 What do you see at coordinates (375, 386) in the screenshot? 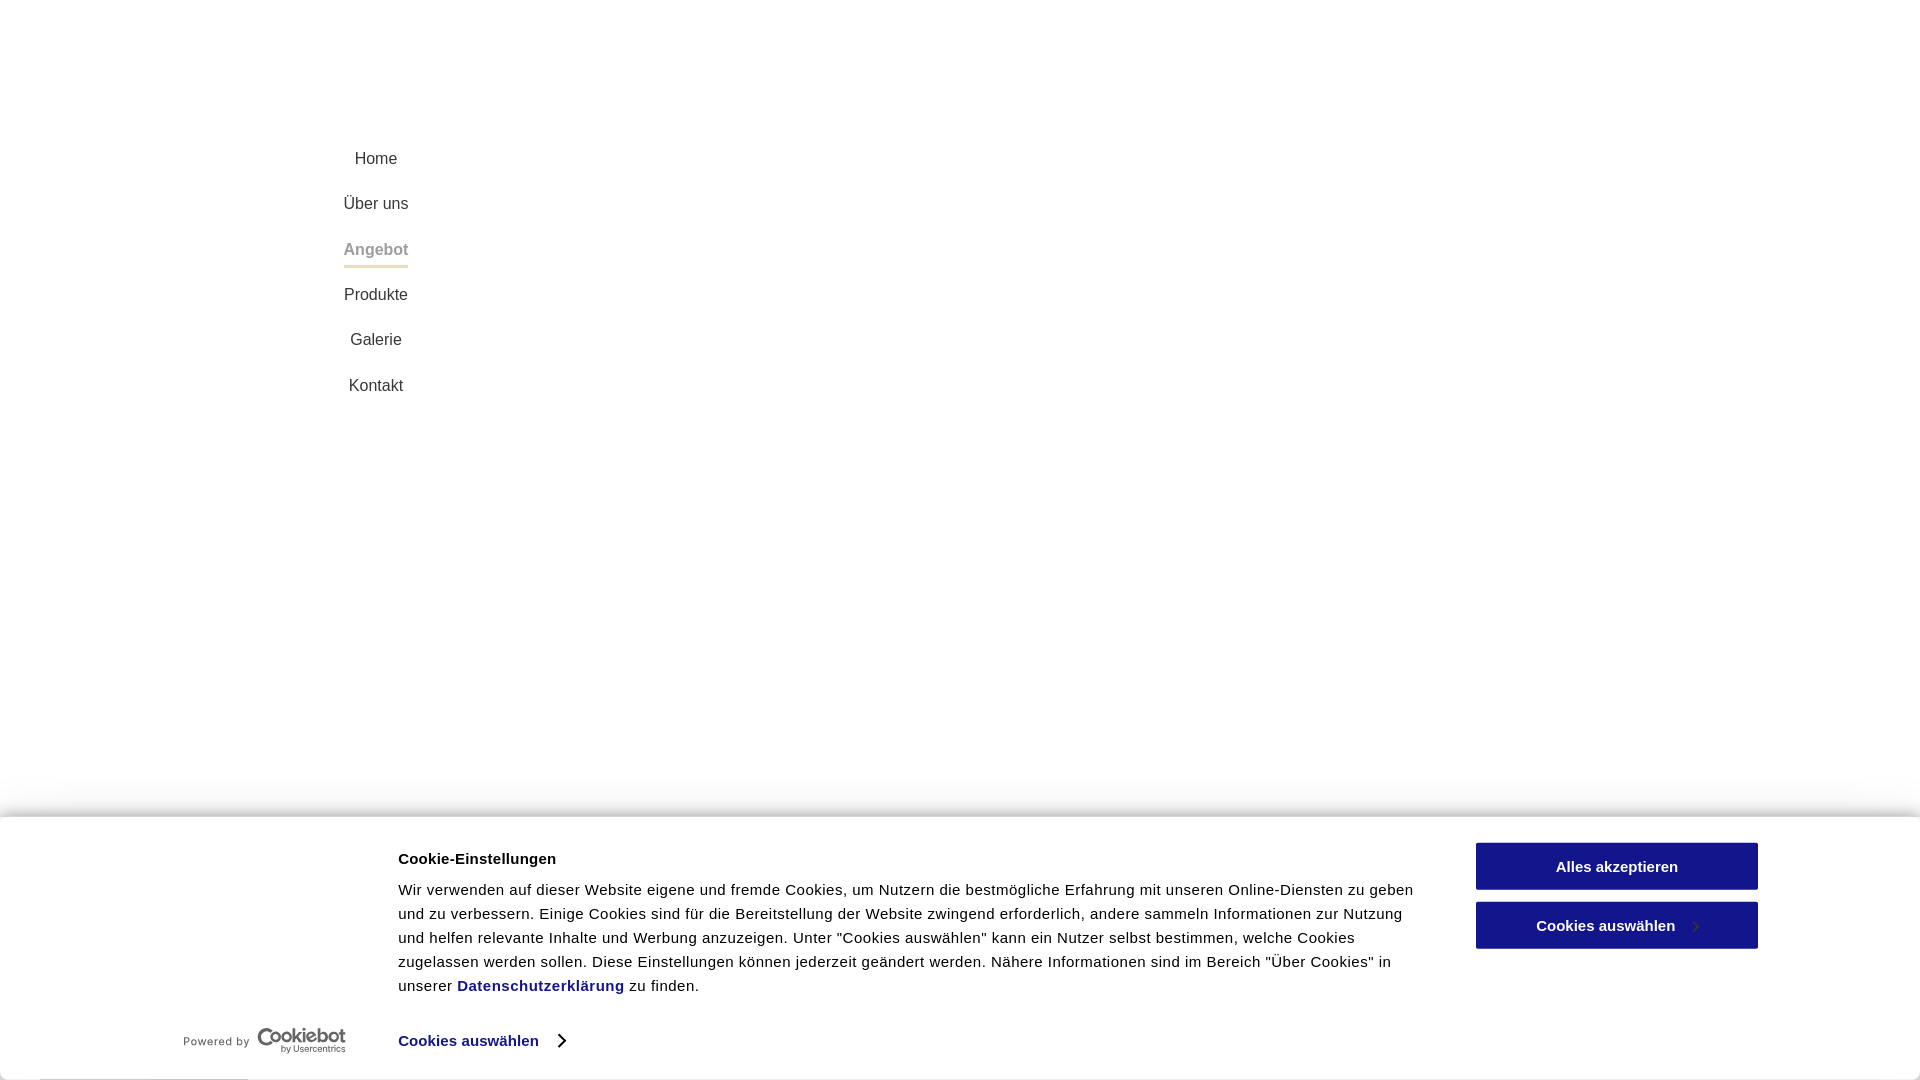
I see `'Kontakt'` at bounding box center [375, 386].